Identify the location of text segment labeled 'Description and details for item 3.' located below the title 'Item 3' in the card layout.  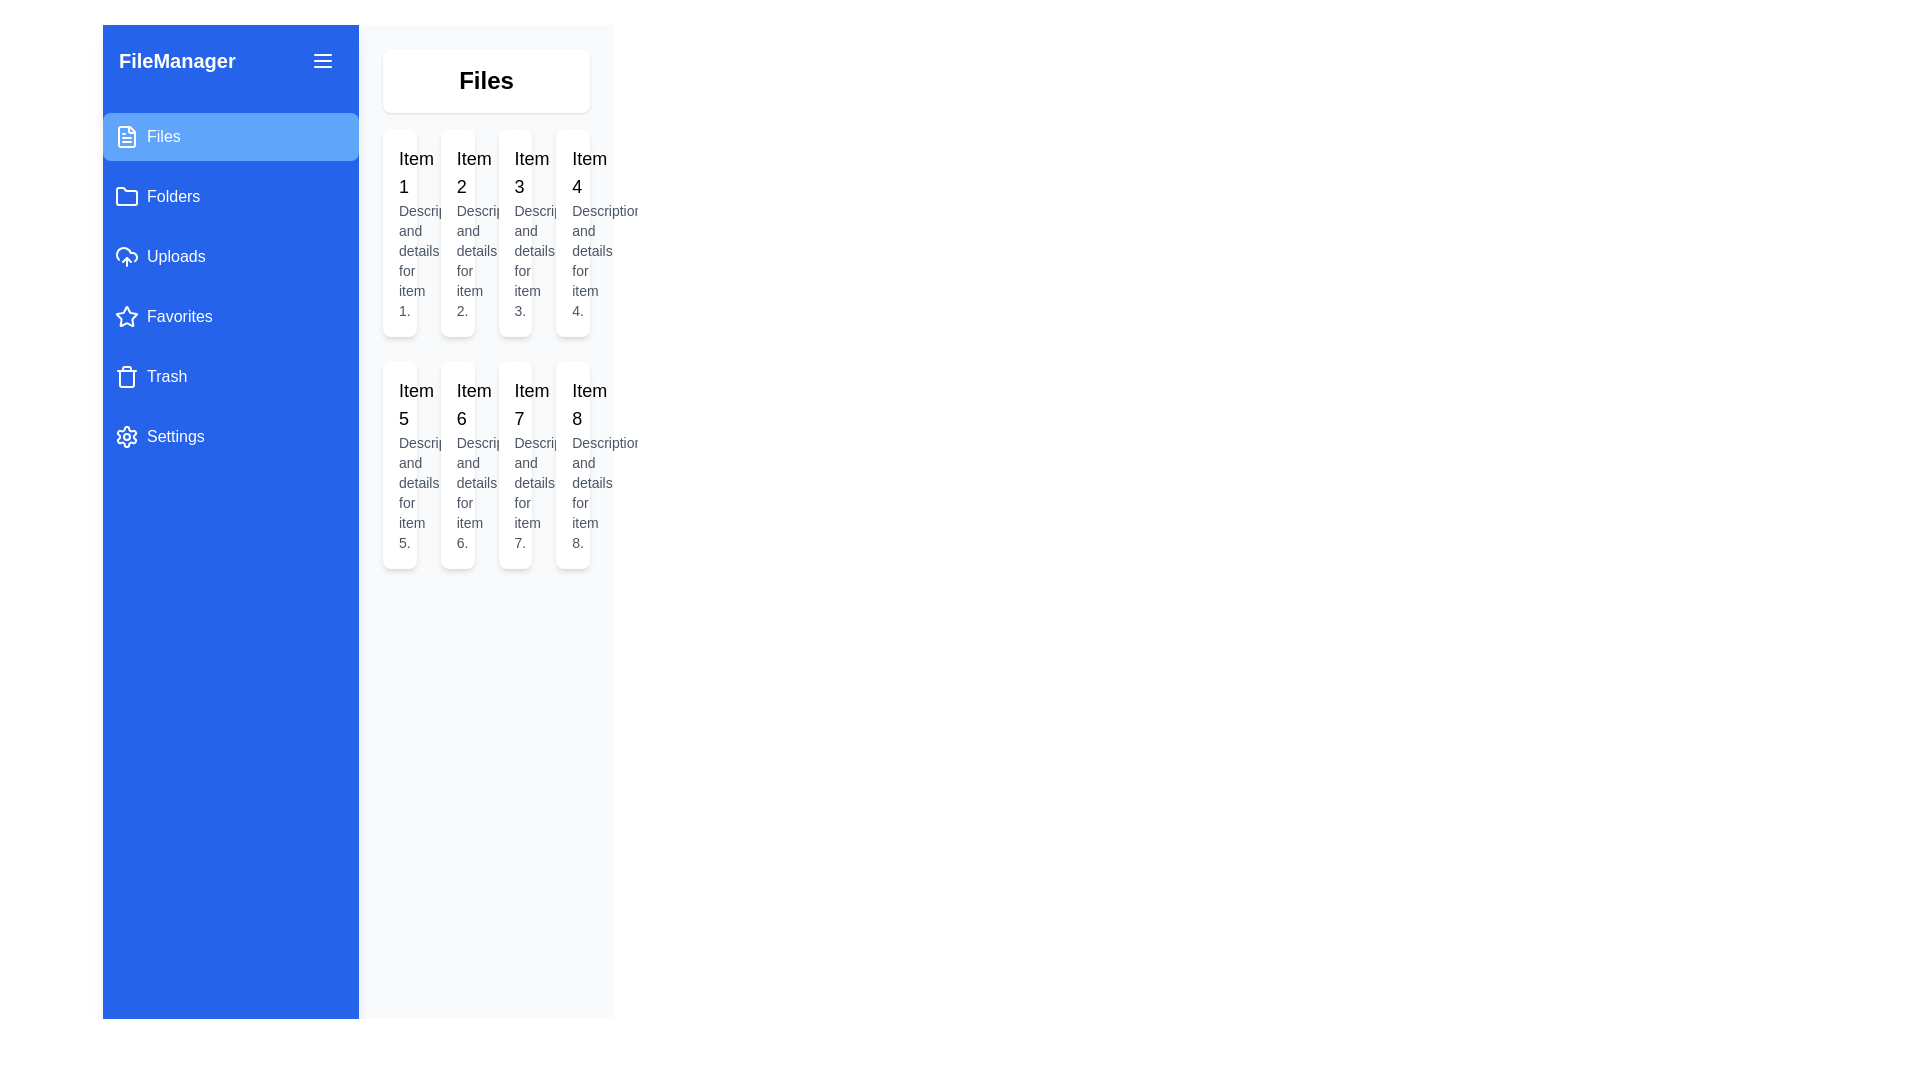
(515, 260).